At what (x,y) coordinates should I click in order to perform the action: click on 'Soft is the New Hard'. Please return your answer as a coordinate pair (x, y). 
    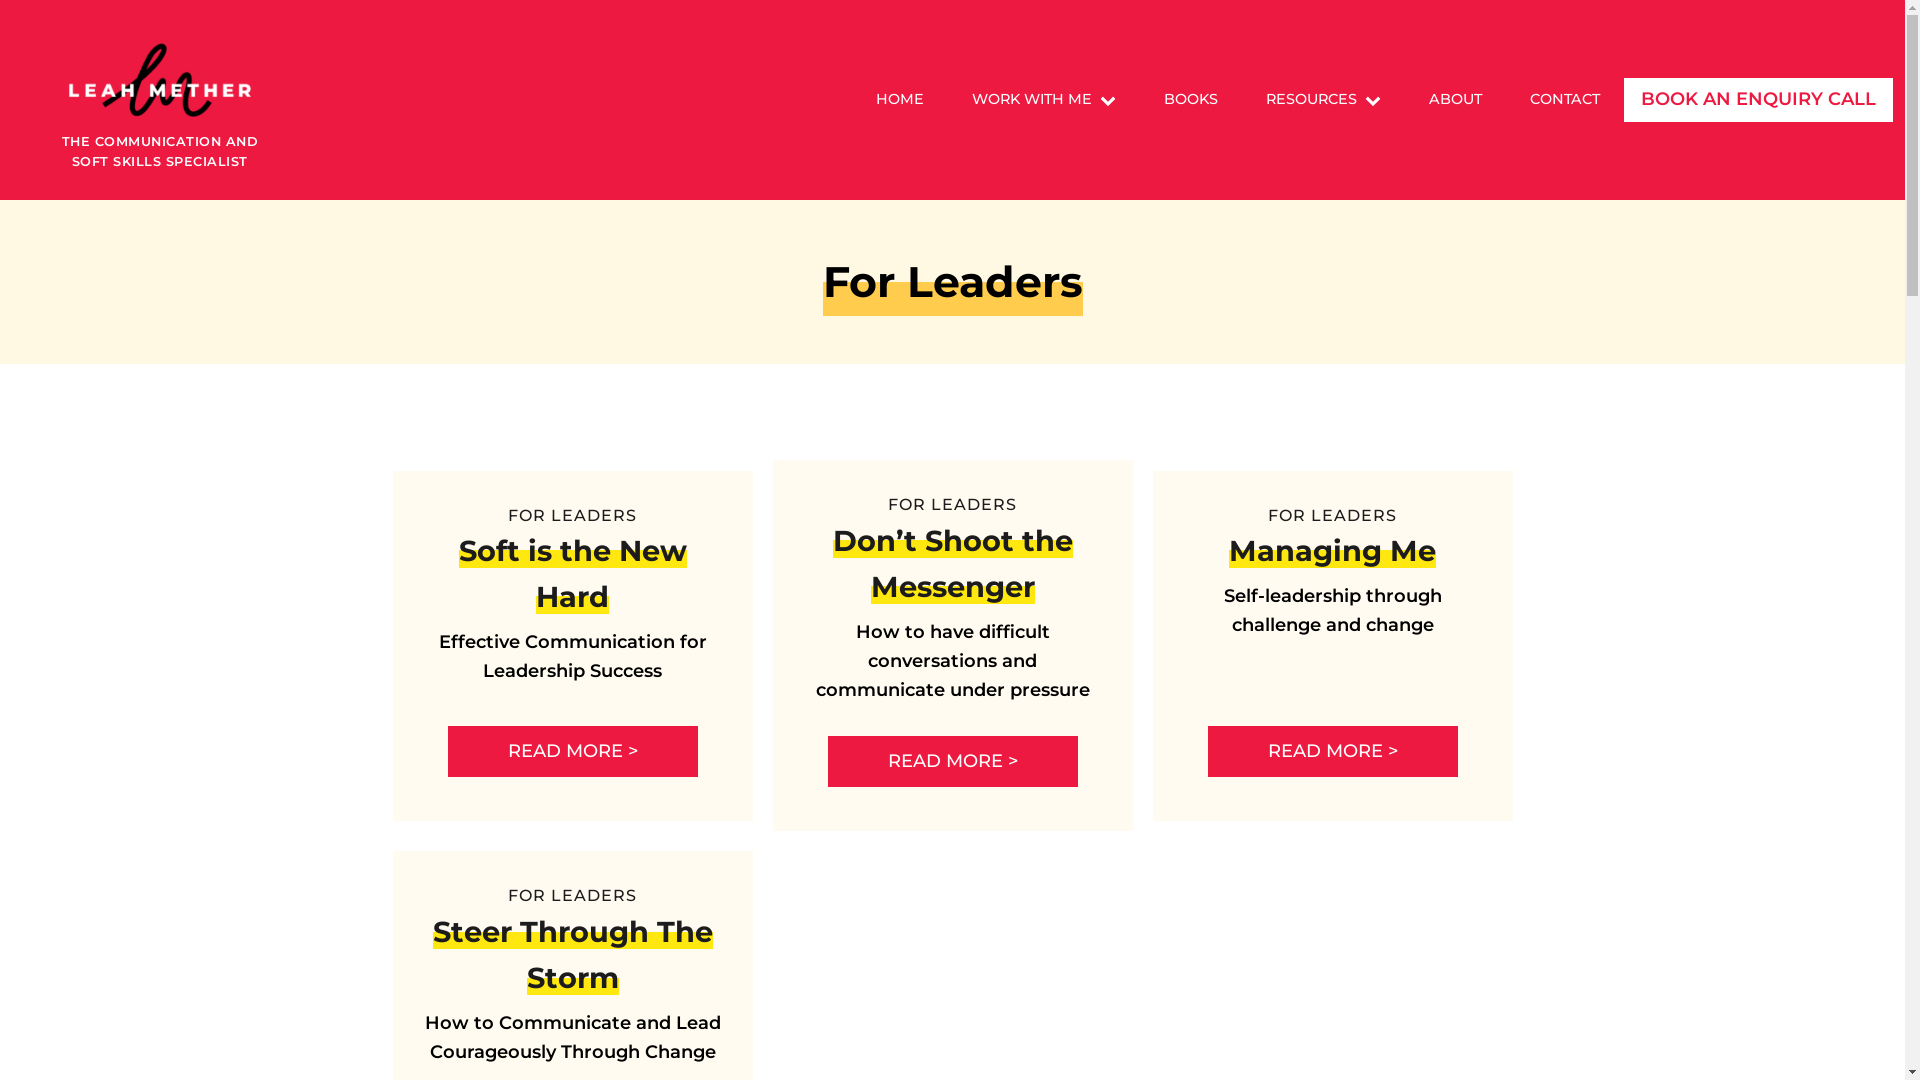
    Looking at the image, I should click on (570, 573).